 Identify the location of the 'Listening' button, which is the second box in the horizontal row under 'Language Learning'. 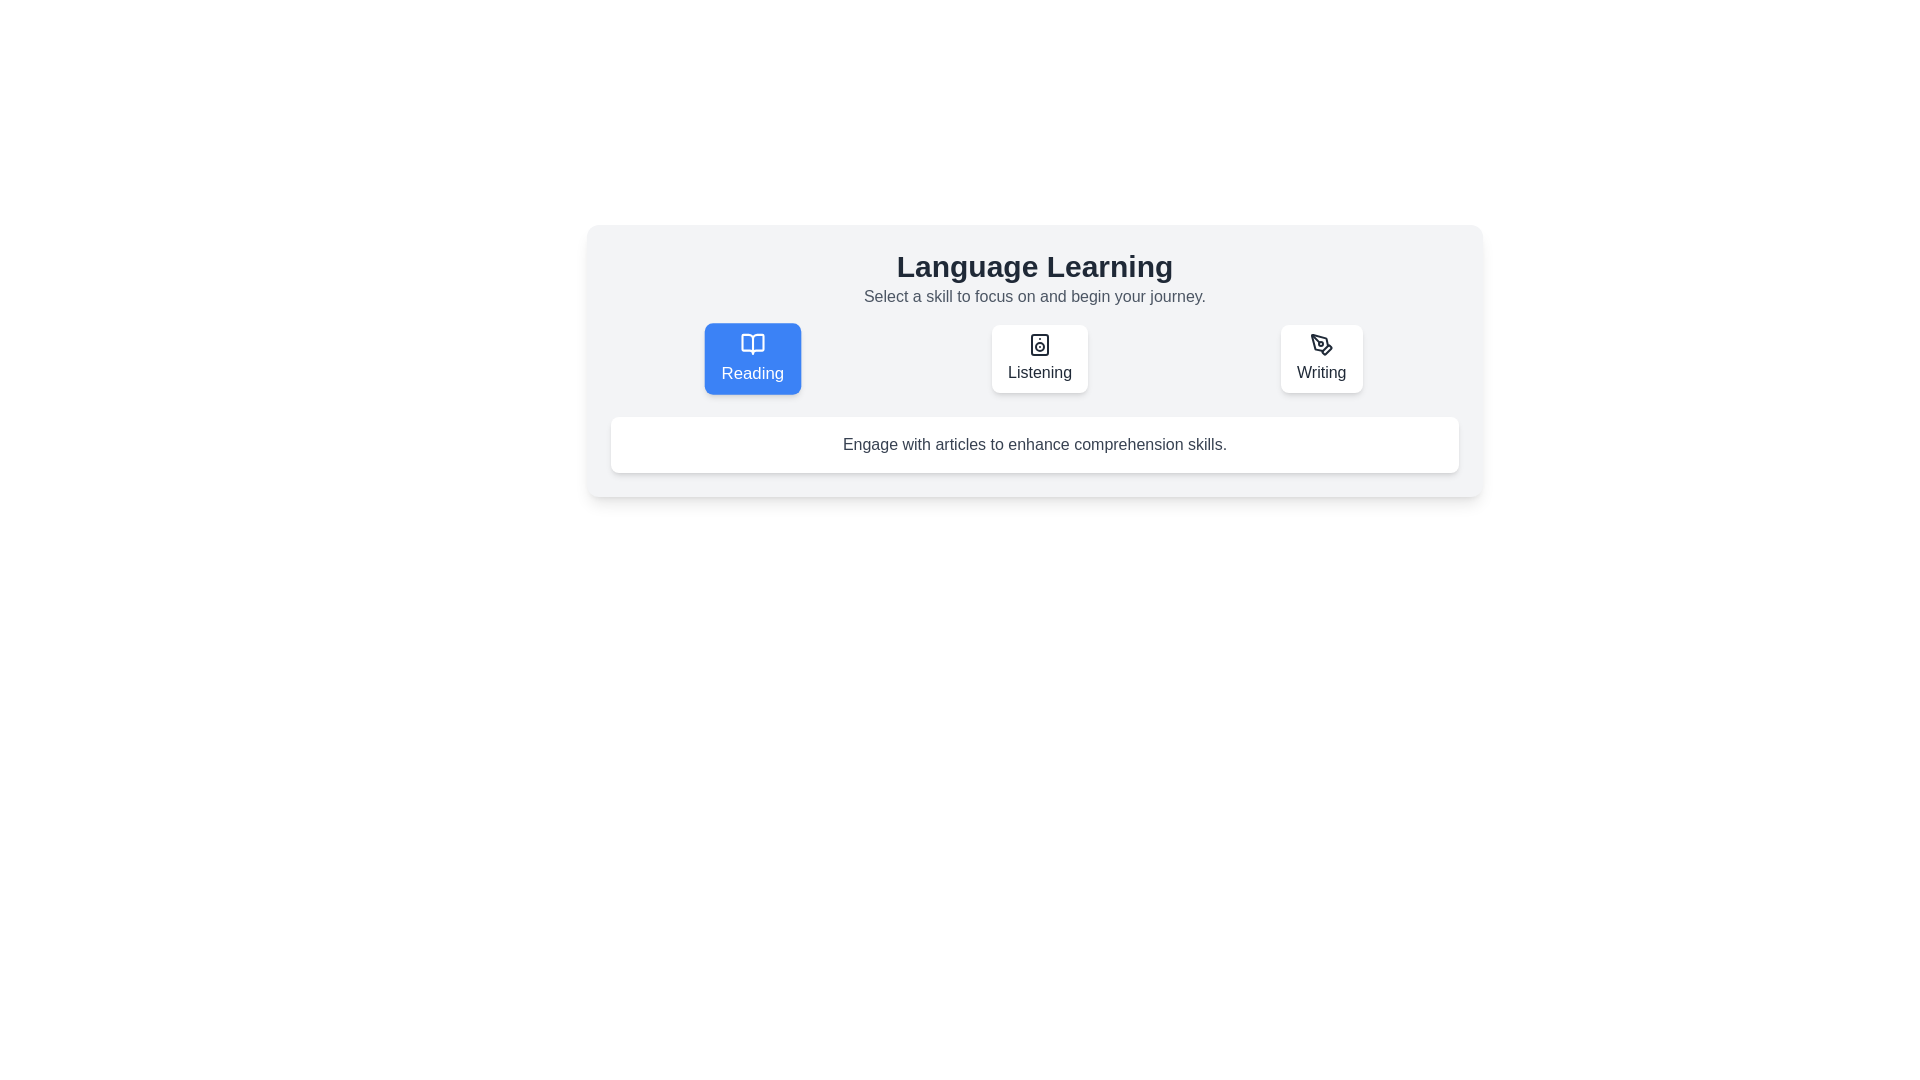
(1035, 361).